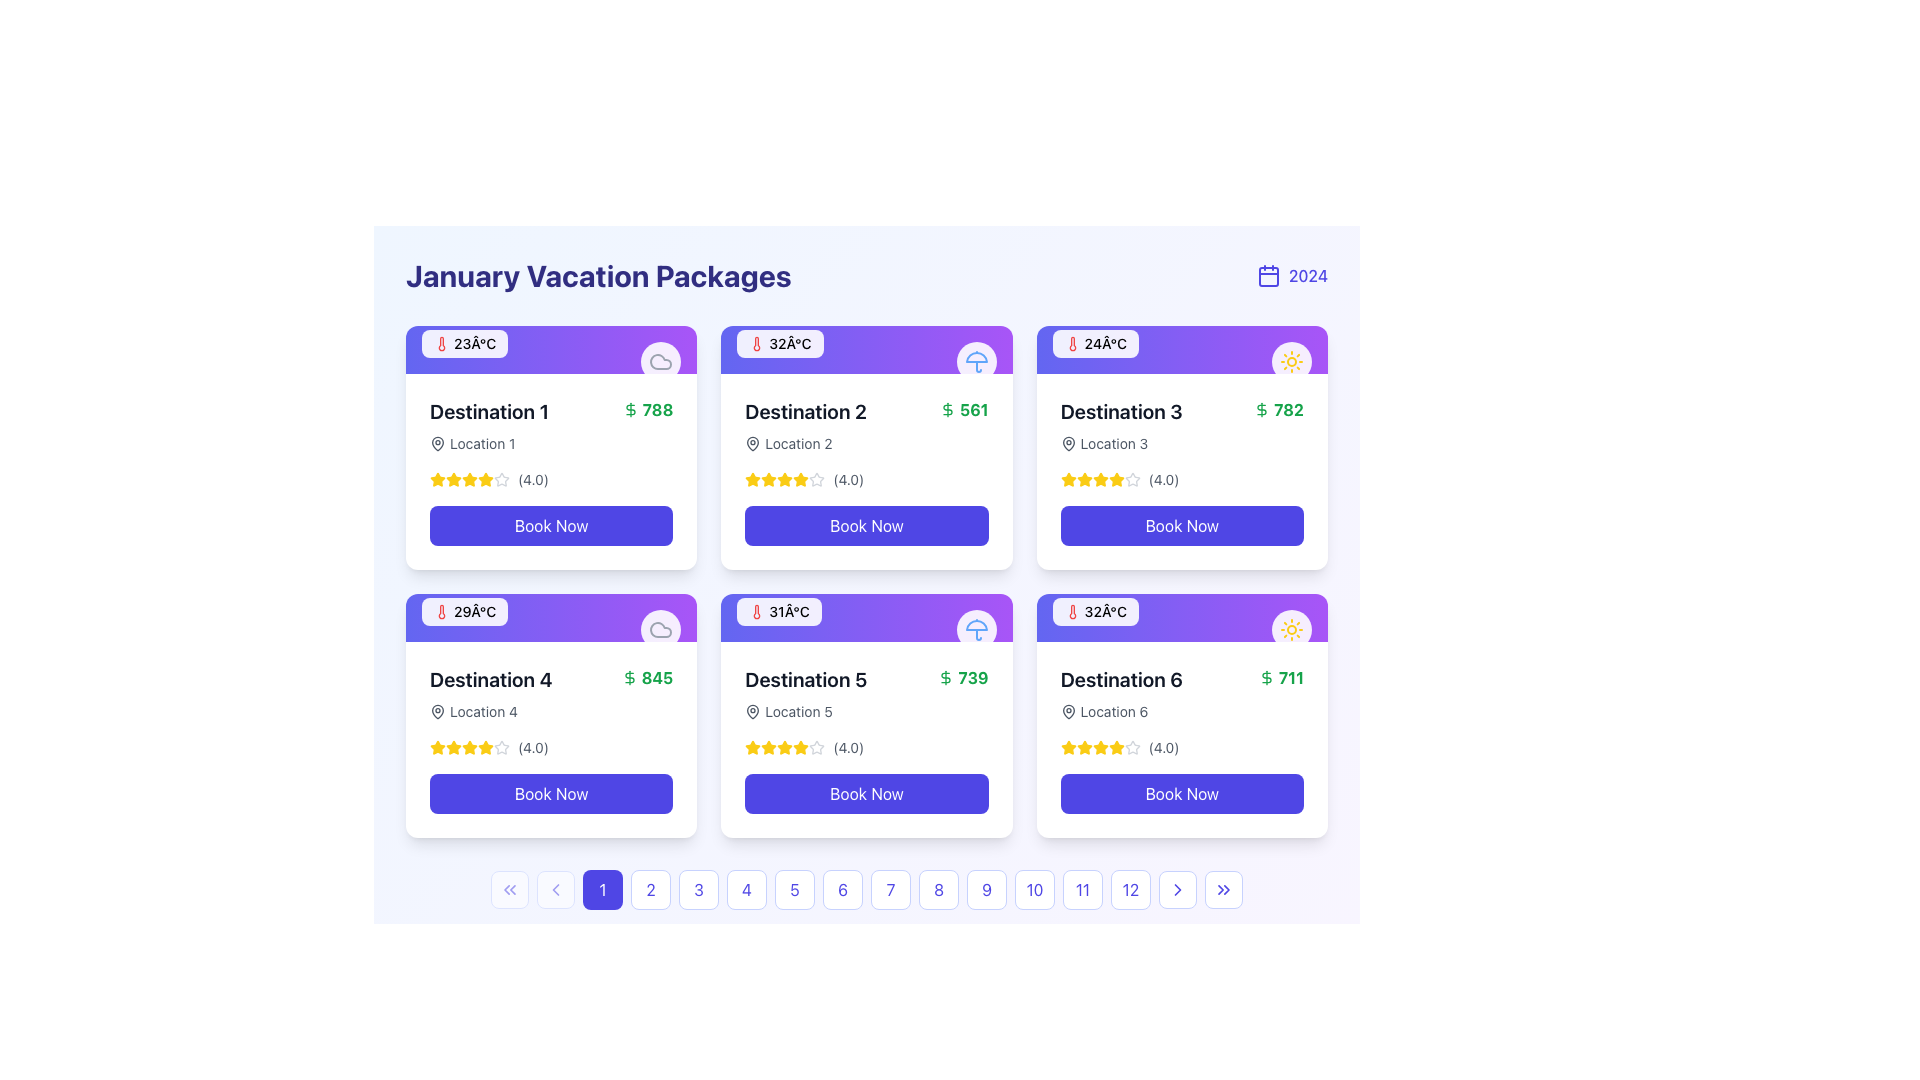 Image resolution: width=1920 pixels, height=1080 pixels. I want to click on the weather conditions icon, which is an umbrella with a blue outline on a white circular background, located in the top-right corner of the 'Destination 2' card, so click(976, 362).